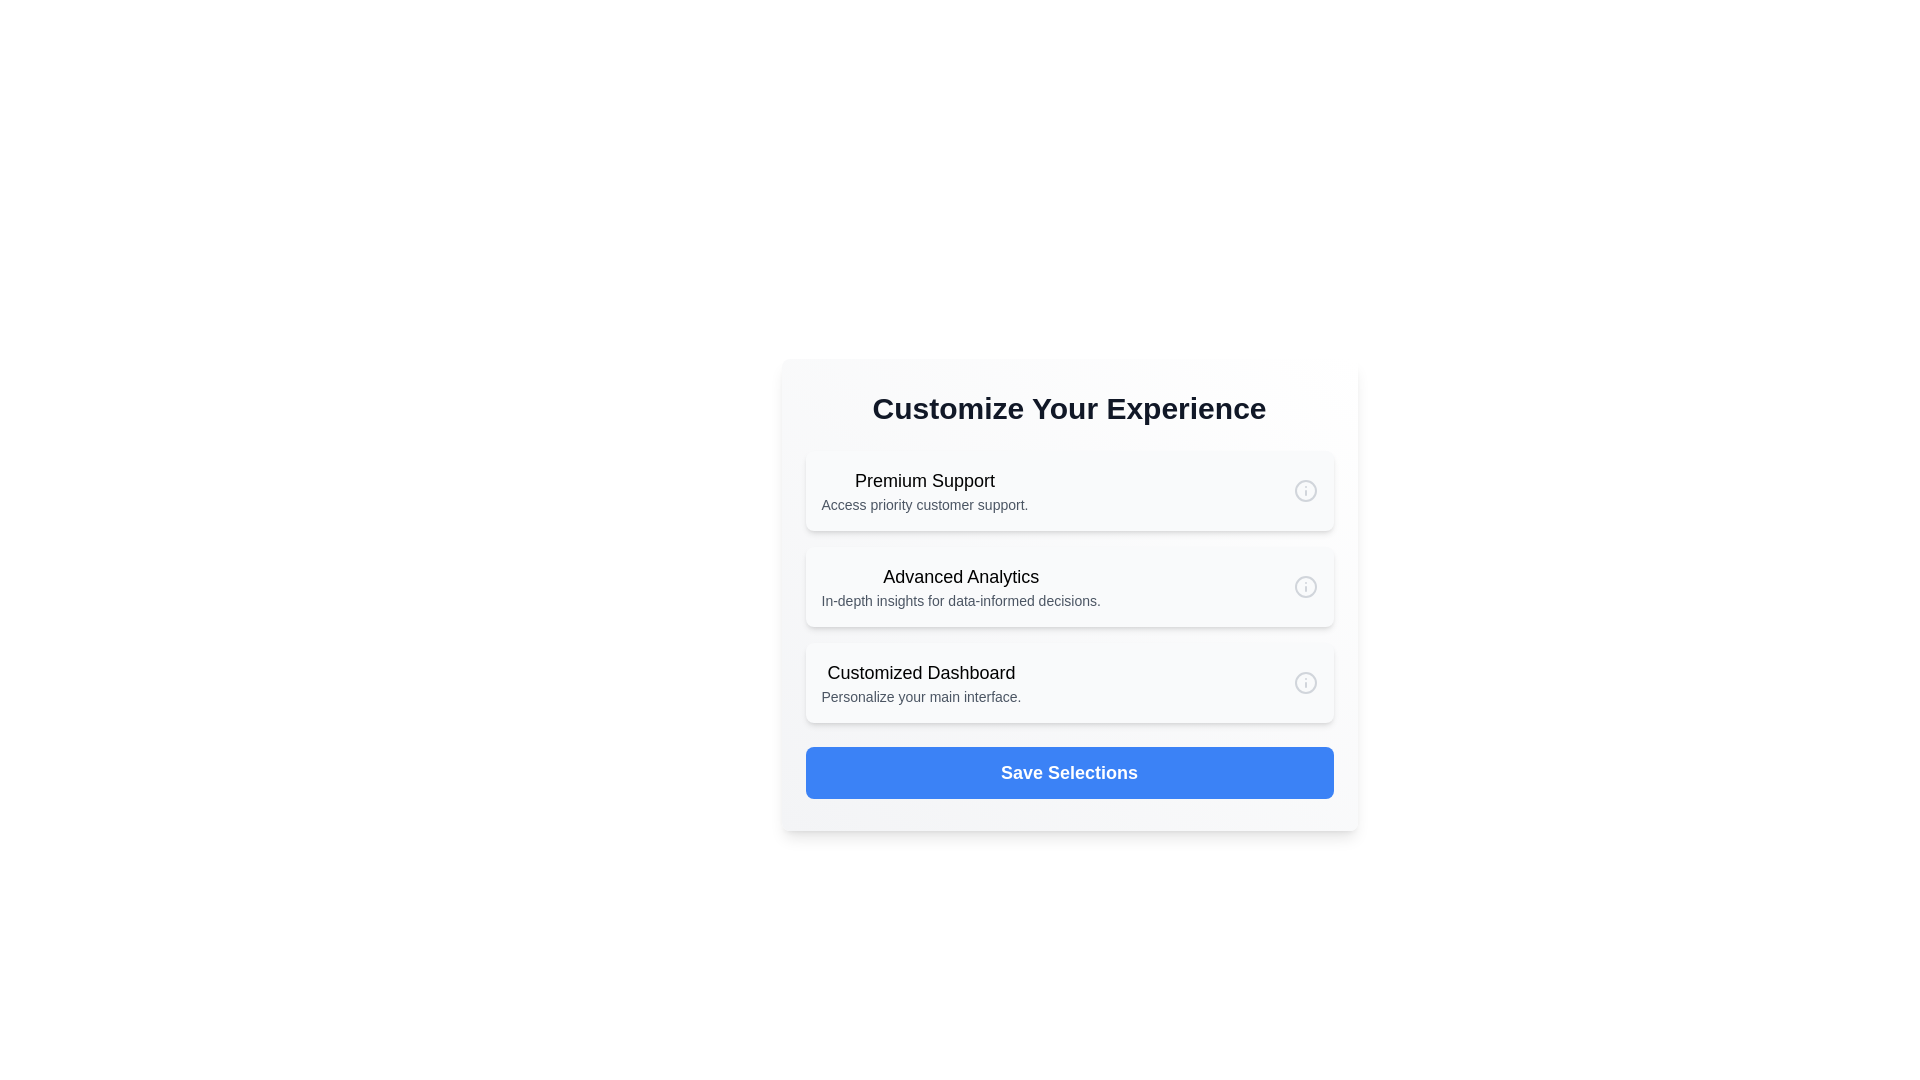  Describe the element at coordinates (1068, 490) in the screenshot. I see `the feature Premium Support` at that location.